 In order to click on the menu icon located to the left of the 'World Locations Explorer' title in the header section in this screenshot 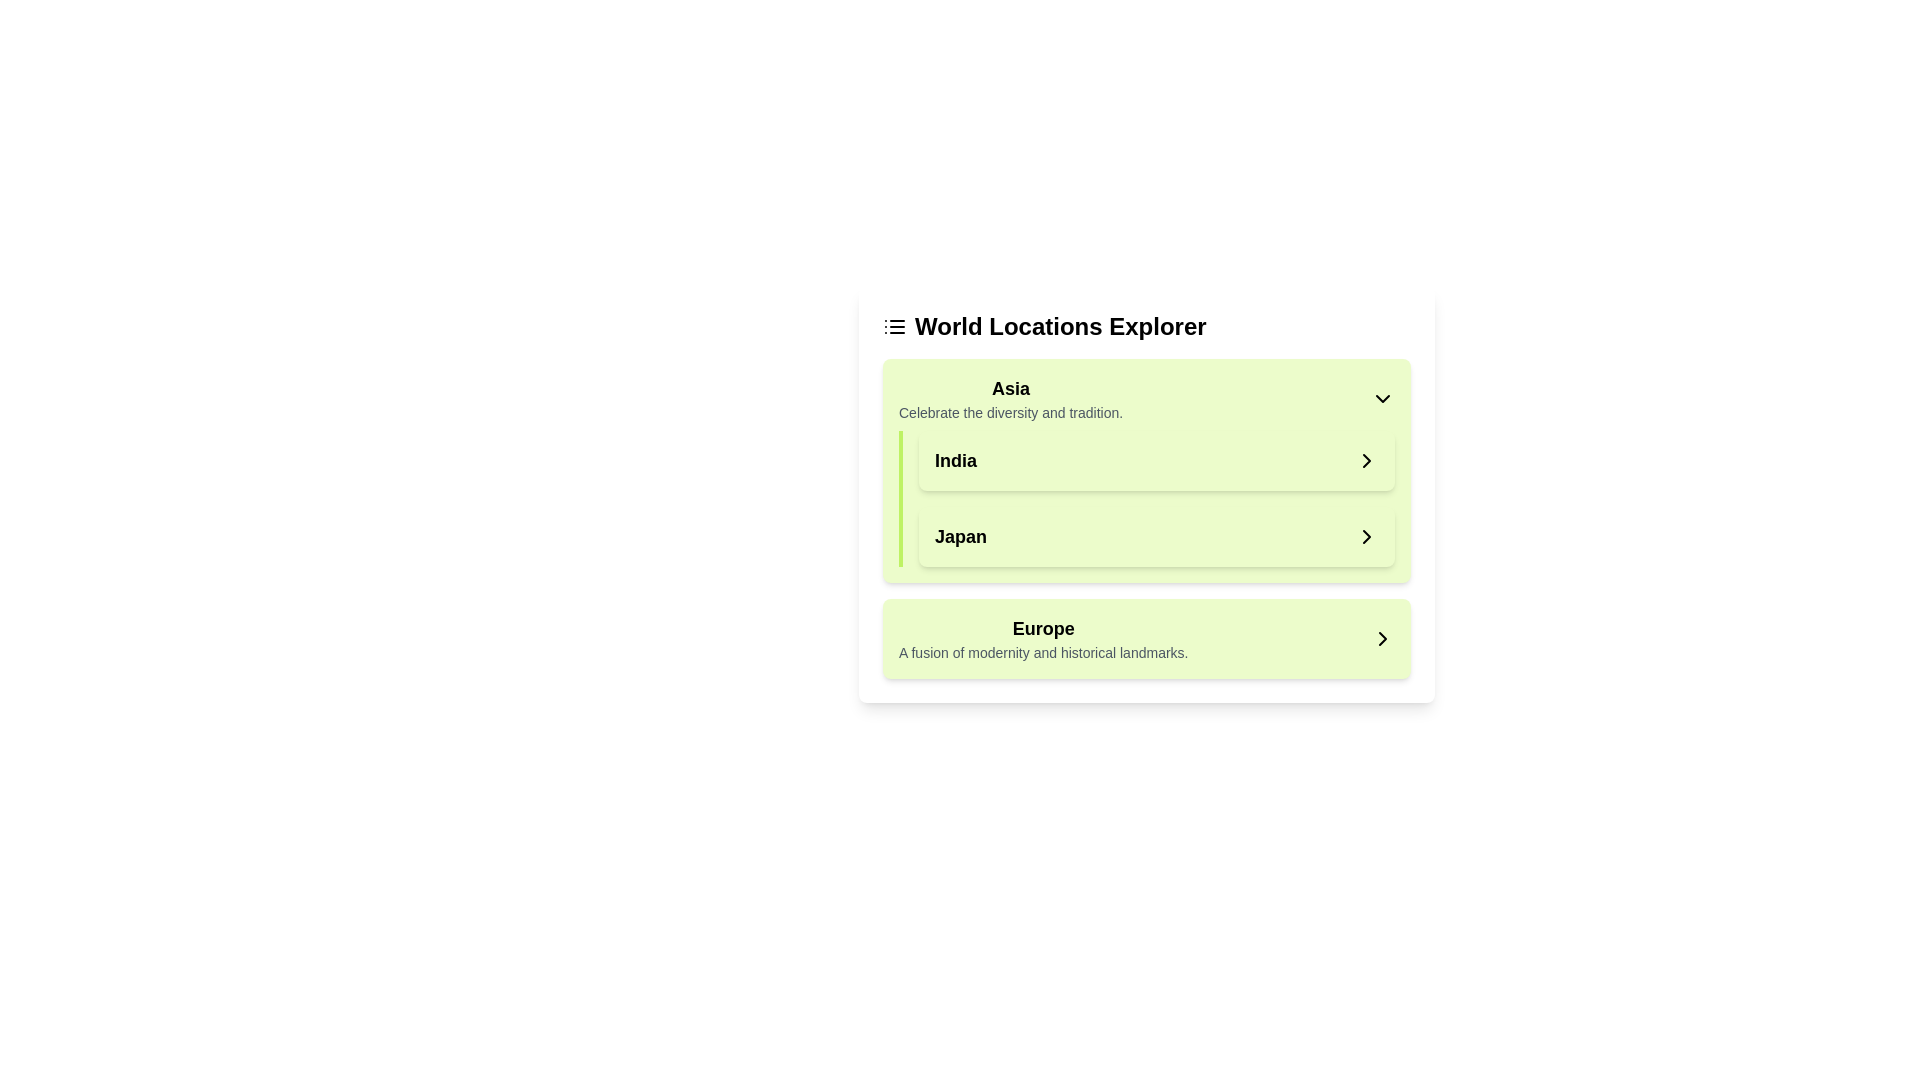, I will do `click(893, 326)`.